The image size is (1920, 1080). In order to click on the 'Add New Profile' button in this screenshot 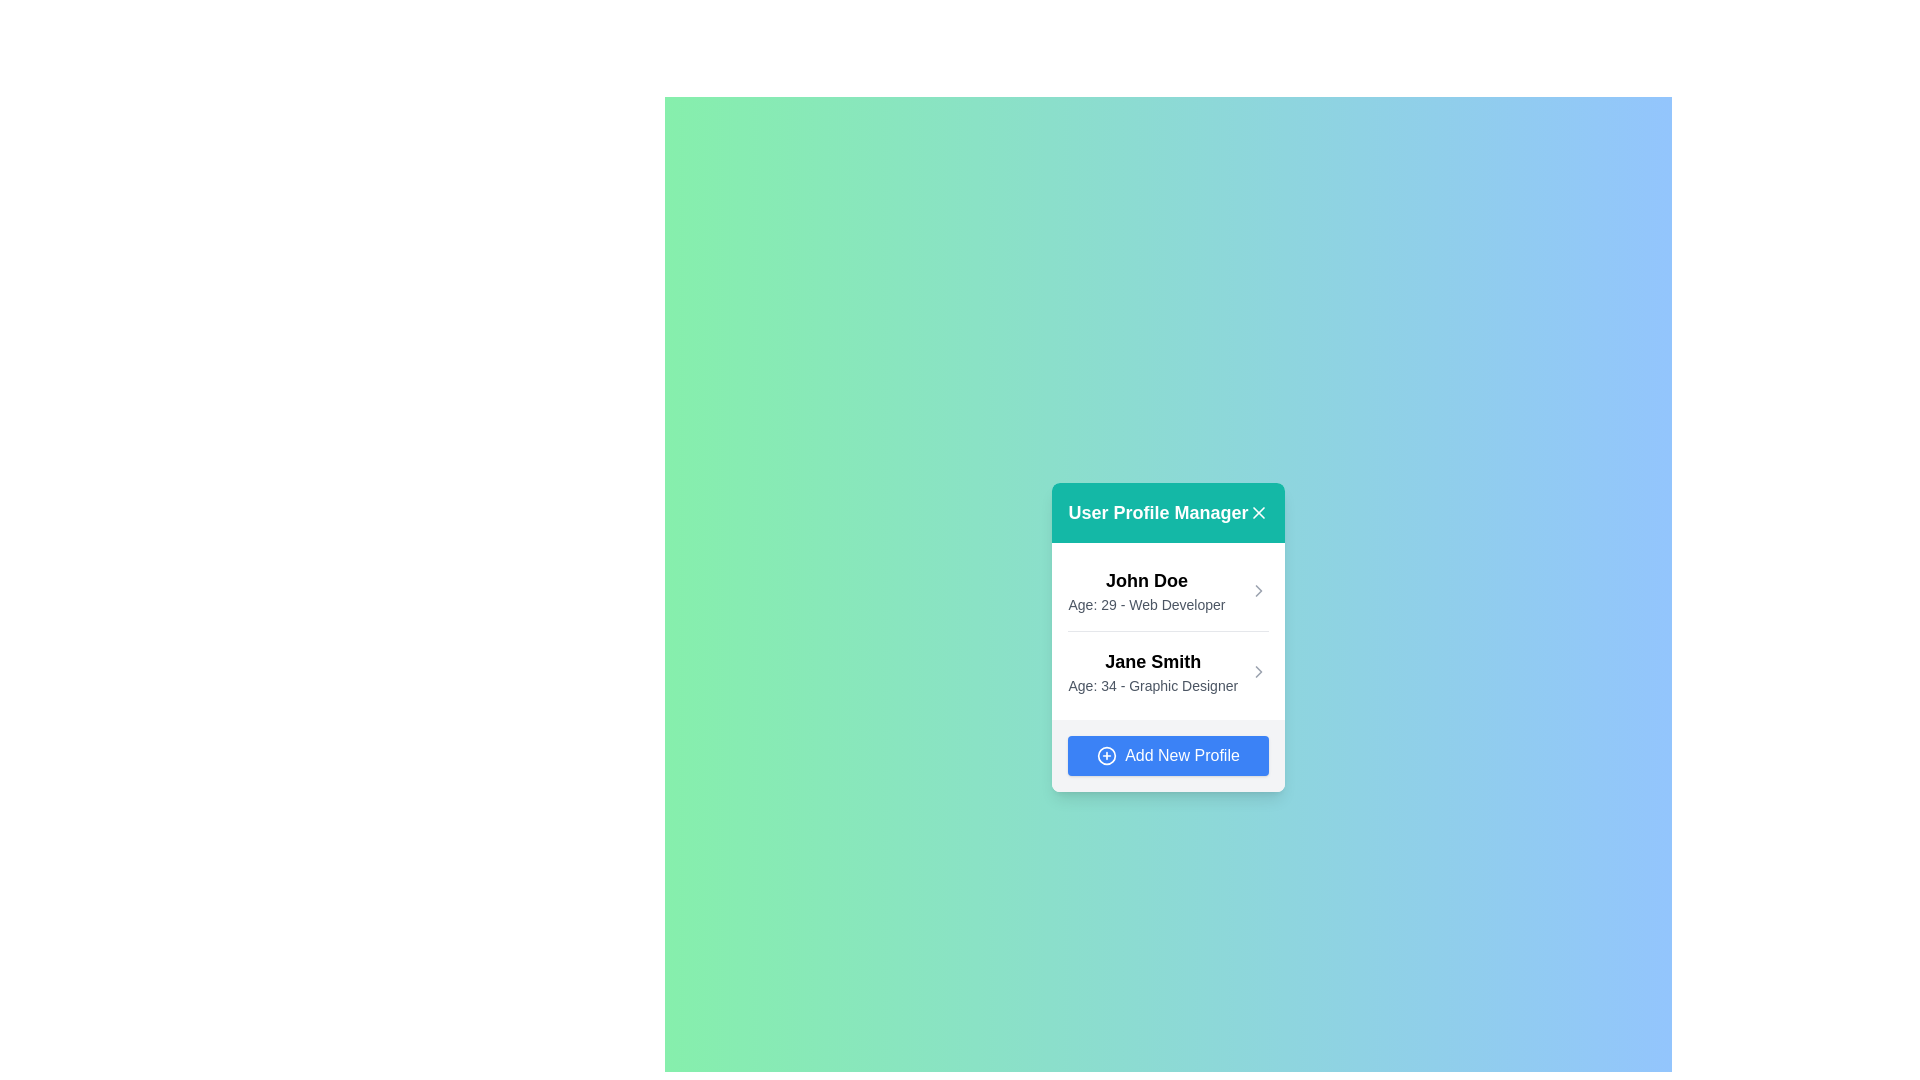, I will do `click(1168, 755)`.